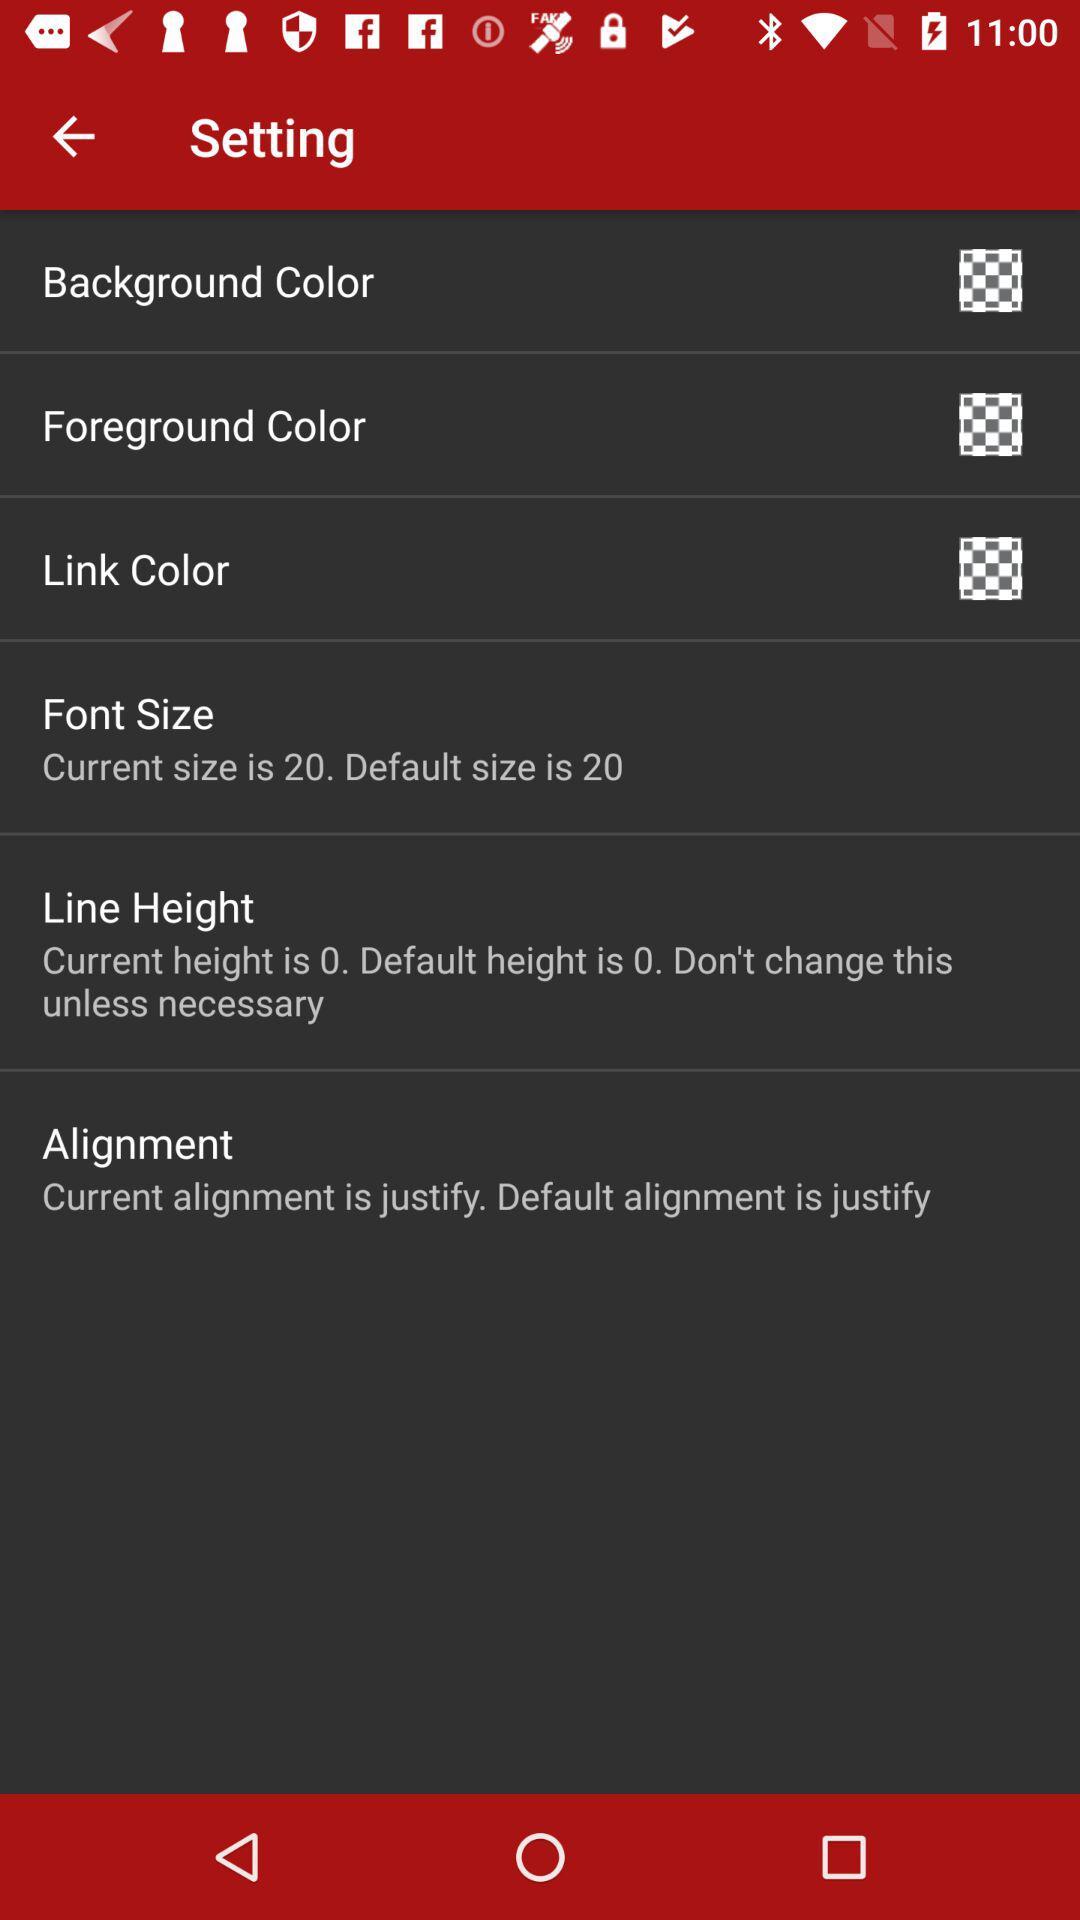 The width and height of the screenshot is (1080, 1920). Describe the element at coordinates (147, 905) in the screenshot. I see `the icon above the current height is icon` at that location.